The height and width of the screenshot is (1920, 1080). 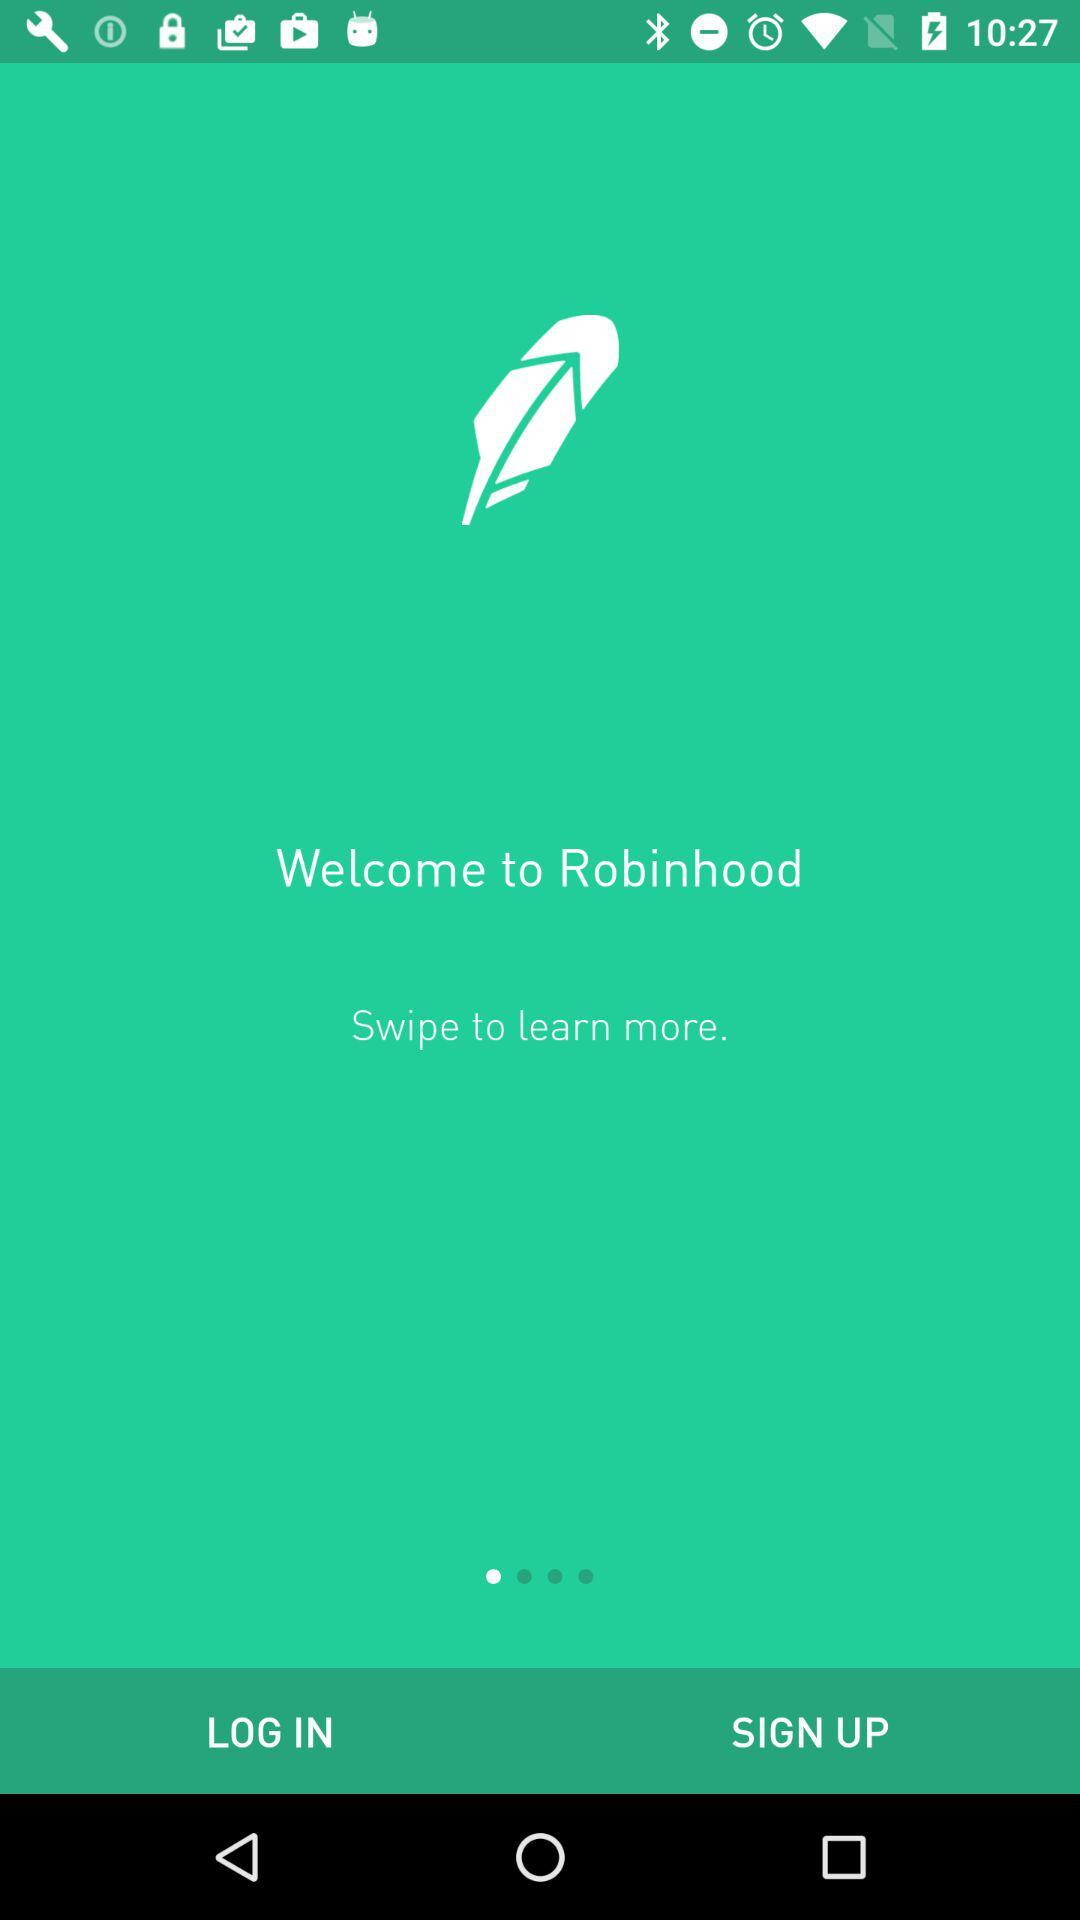 What do you see at coordinates (270, 1730) in the screenshot?
I see `the log in item` at bounding box center [270, 1730].